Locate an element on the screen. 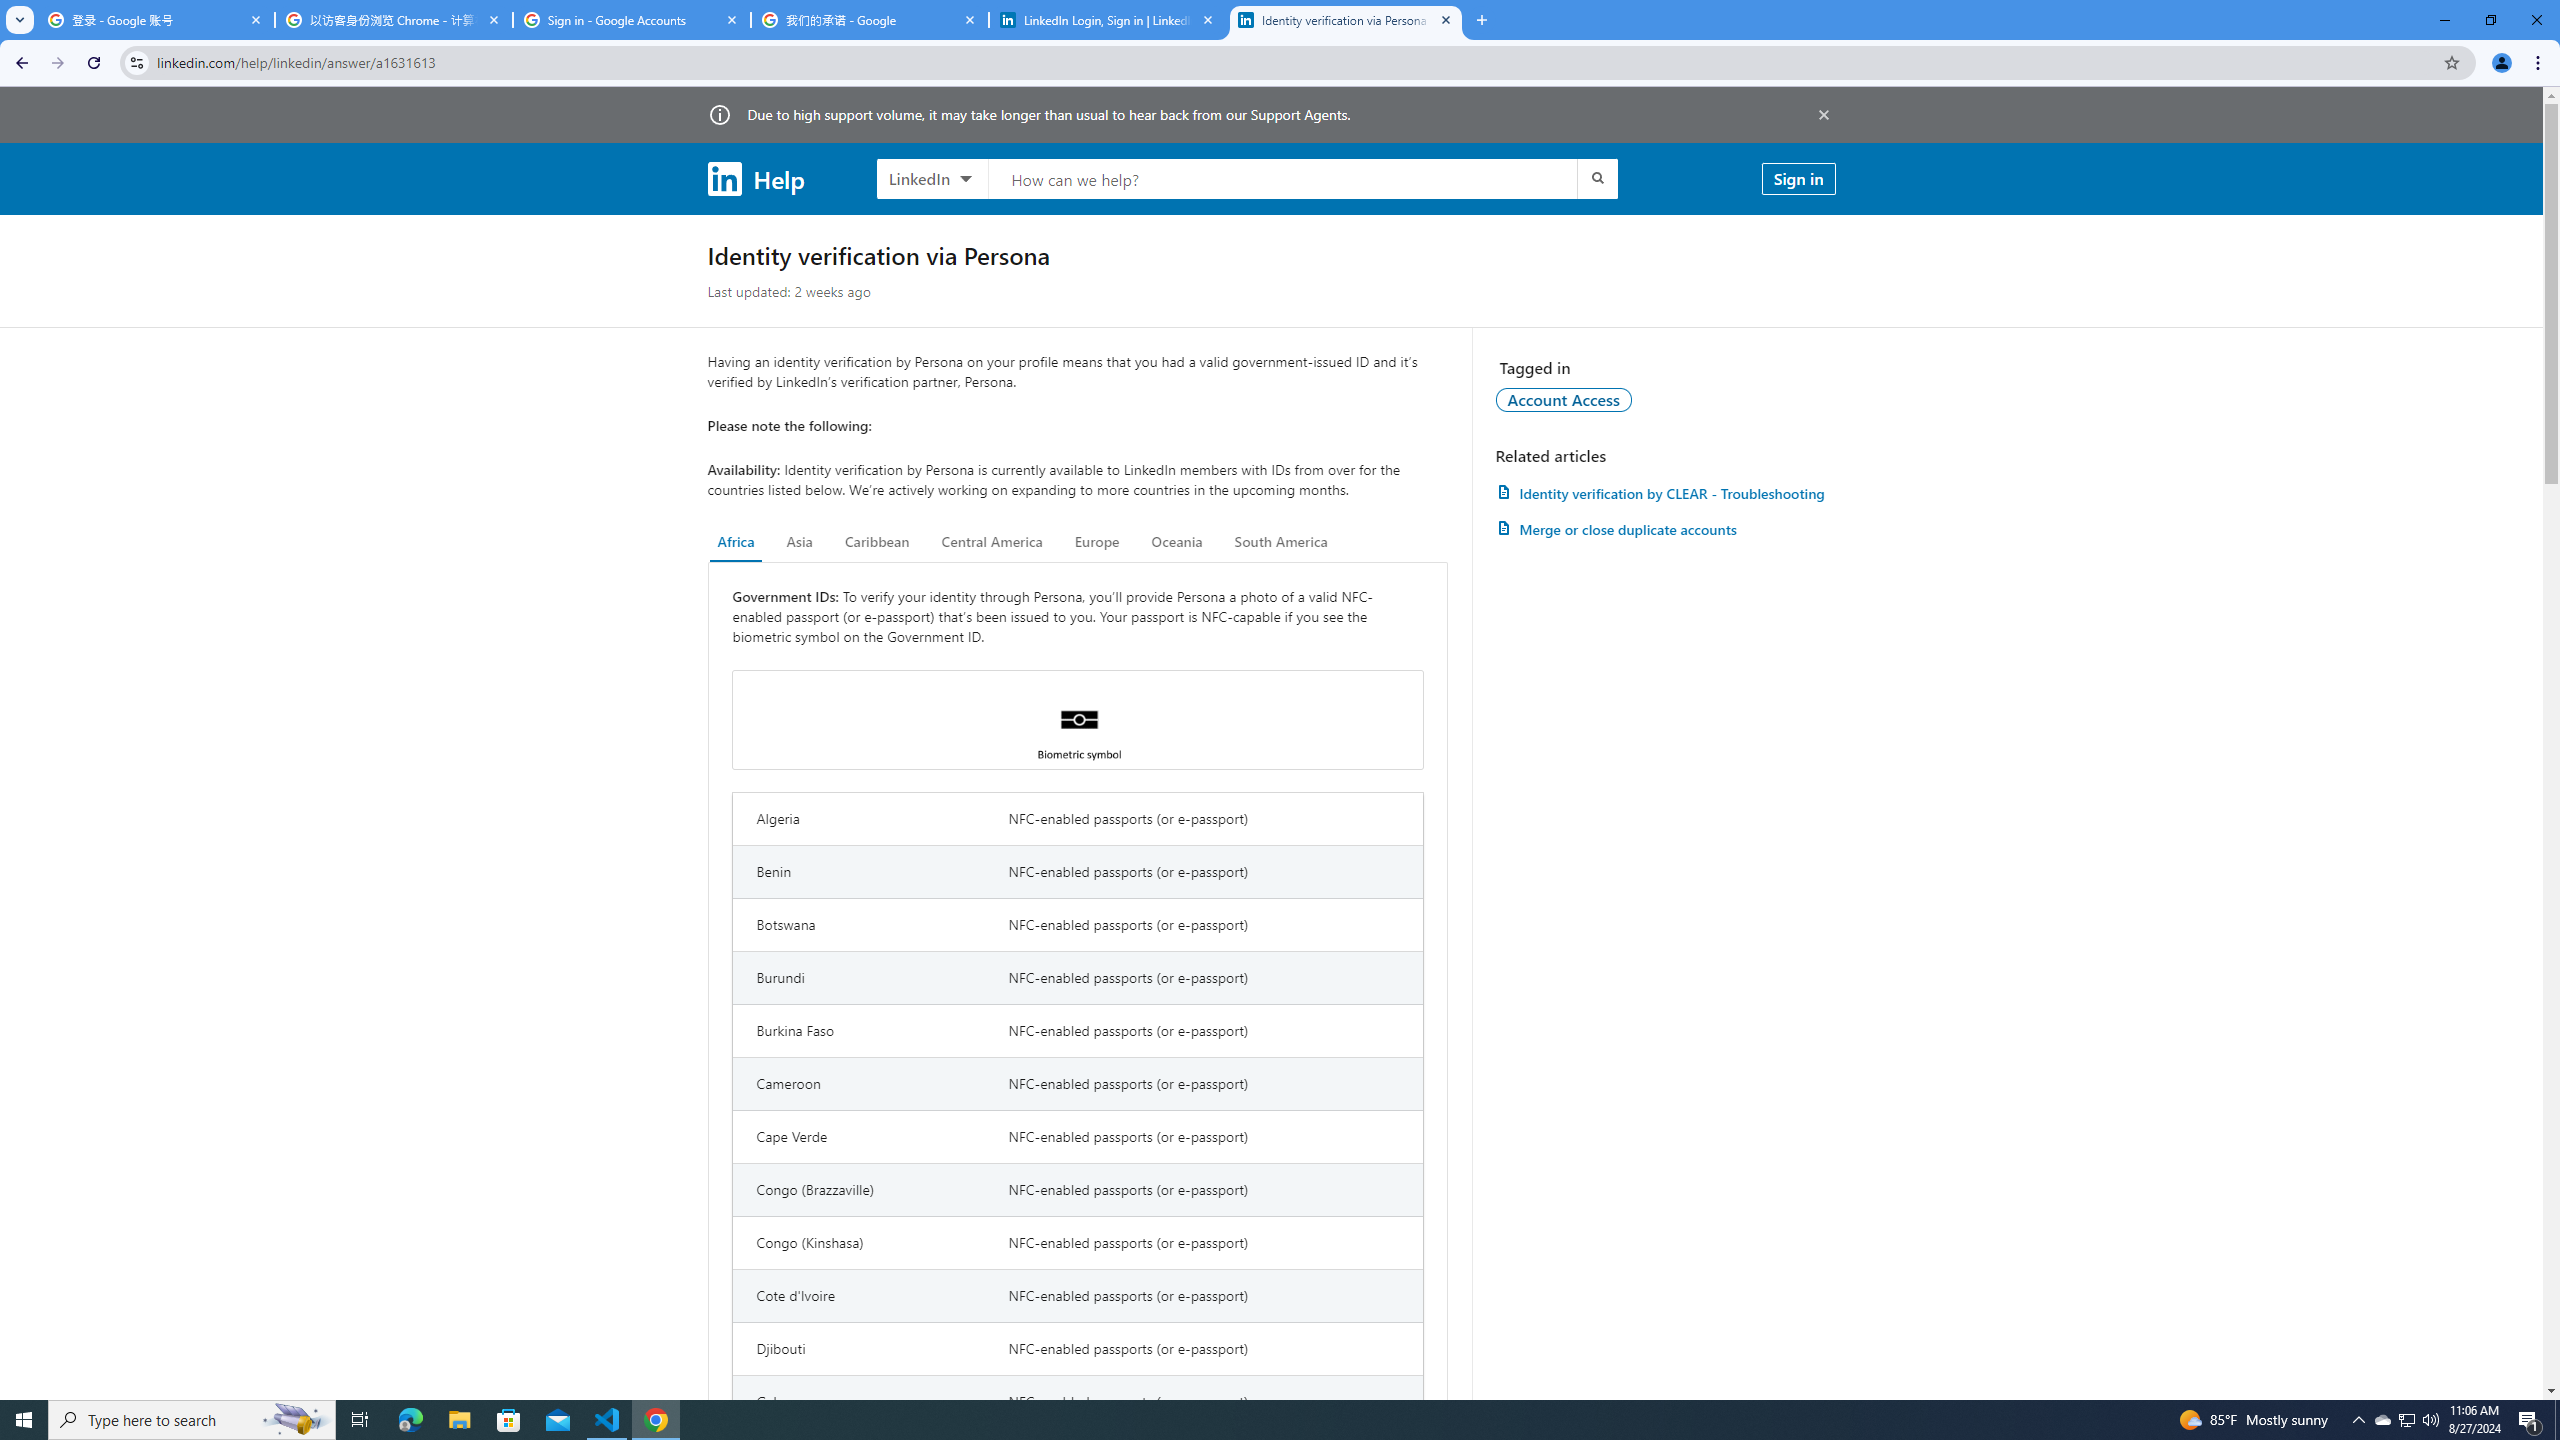  'Oceania' is located at coordinates (1175, 541).